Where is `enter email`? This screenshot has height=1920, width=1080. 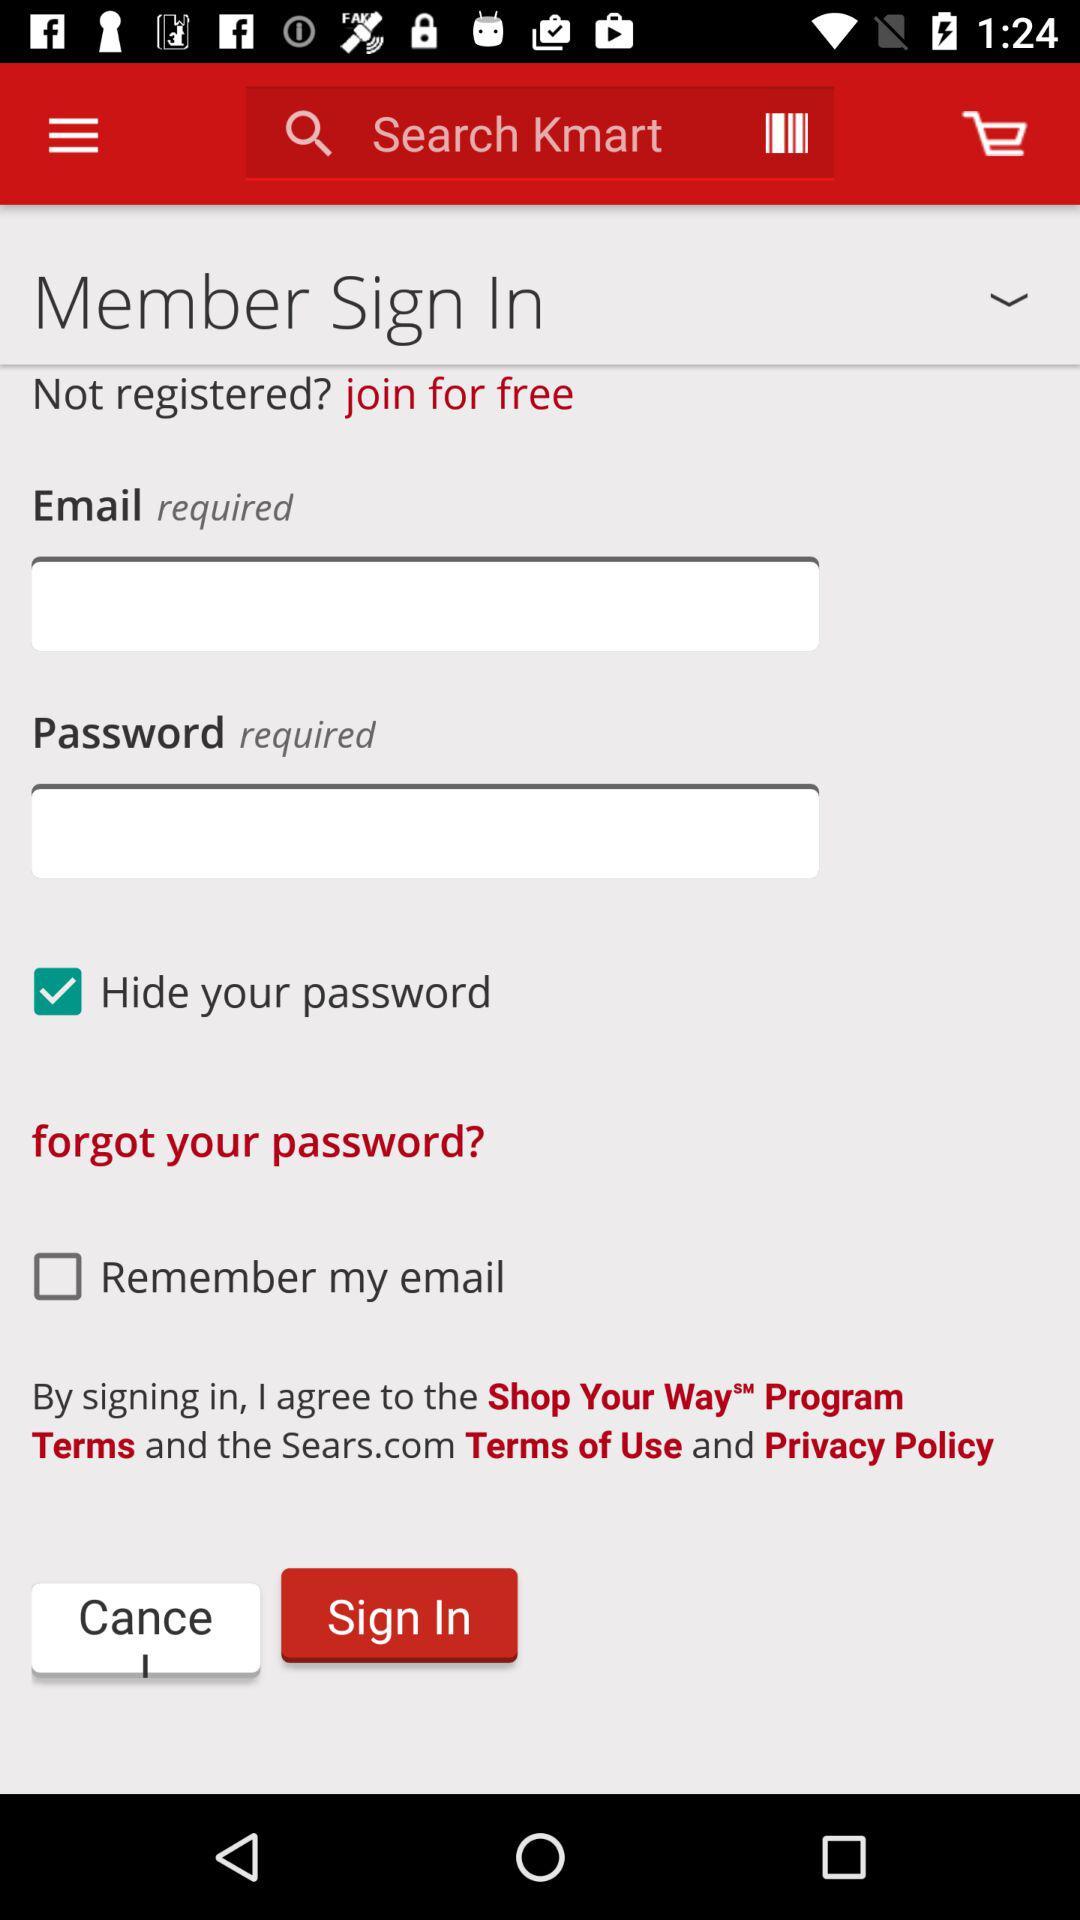 enter email is located at coordinates (424, 602).